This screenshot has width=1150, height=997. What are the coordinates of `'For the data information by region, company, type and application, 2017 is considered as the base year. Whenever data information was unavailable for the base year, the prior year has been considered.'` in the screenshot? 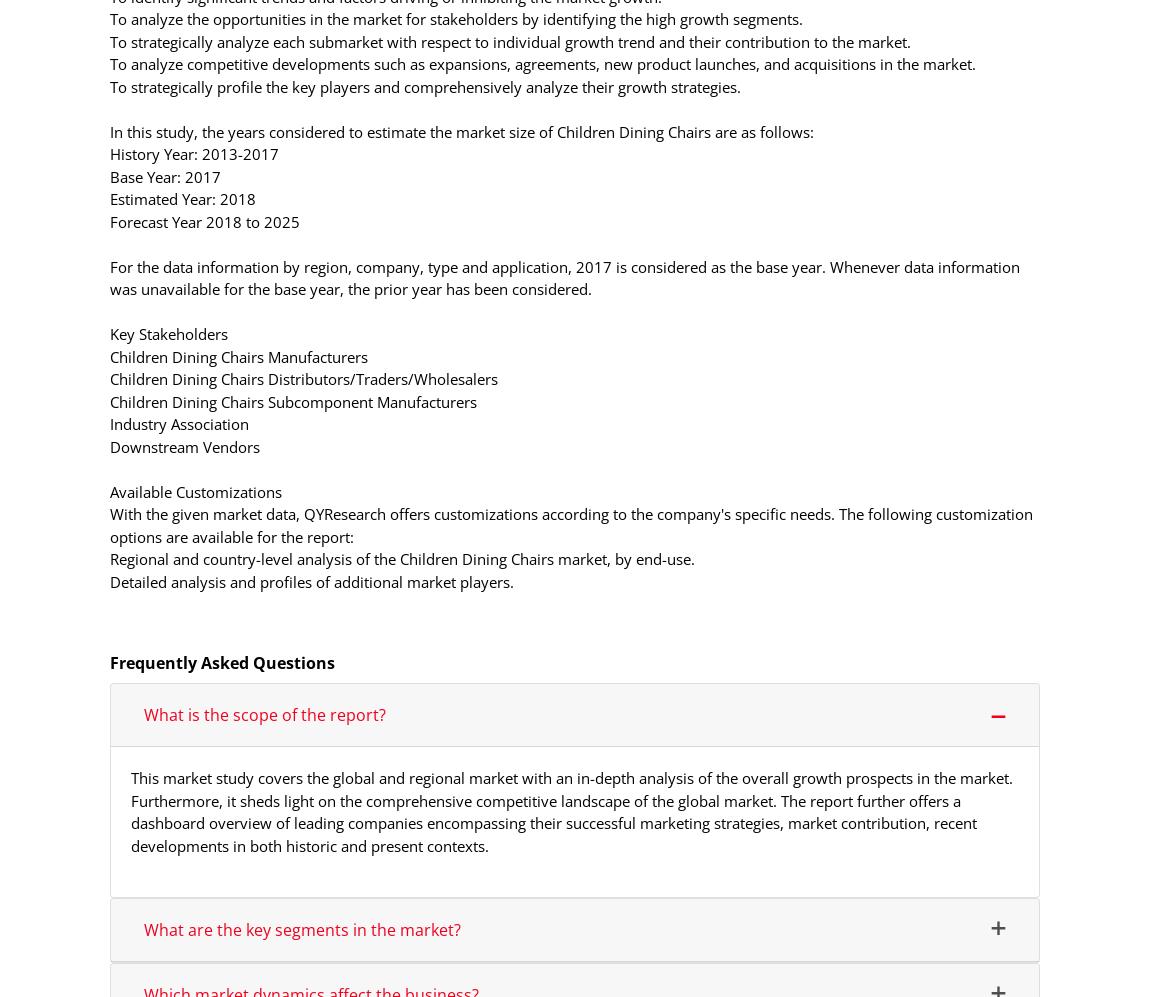 It's located at (109, 277).